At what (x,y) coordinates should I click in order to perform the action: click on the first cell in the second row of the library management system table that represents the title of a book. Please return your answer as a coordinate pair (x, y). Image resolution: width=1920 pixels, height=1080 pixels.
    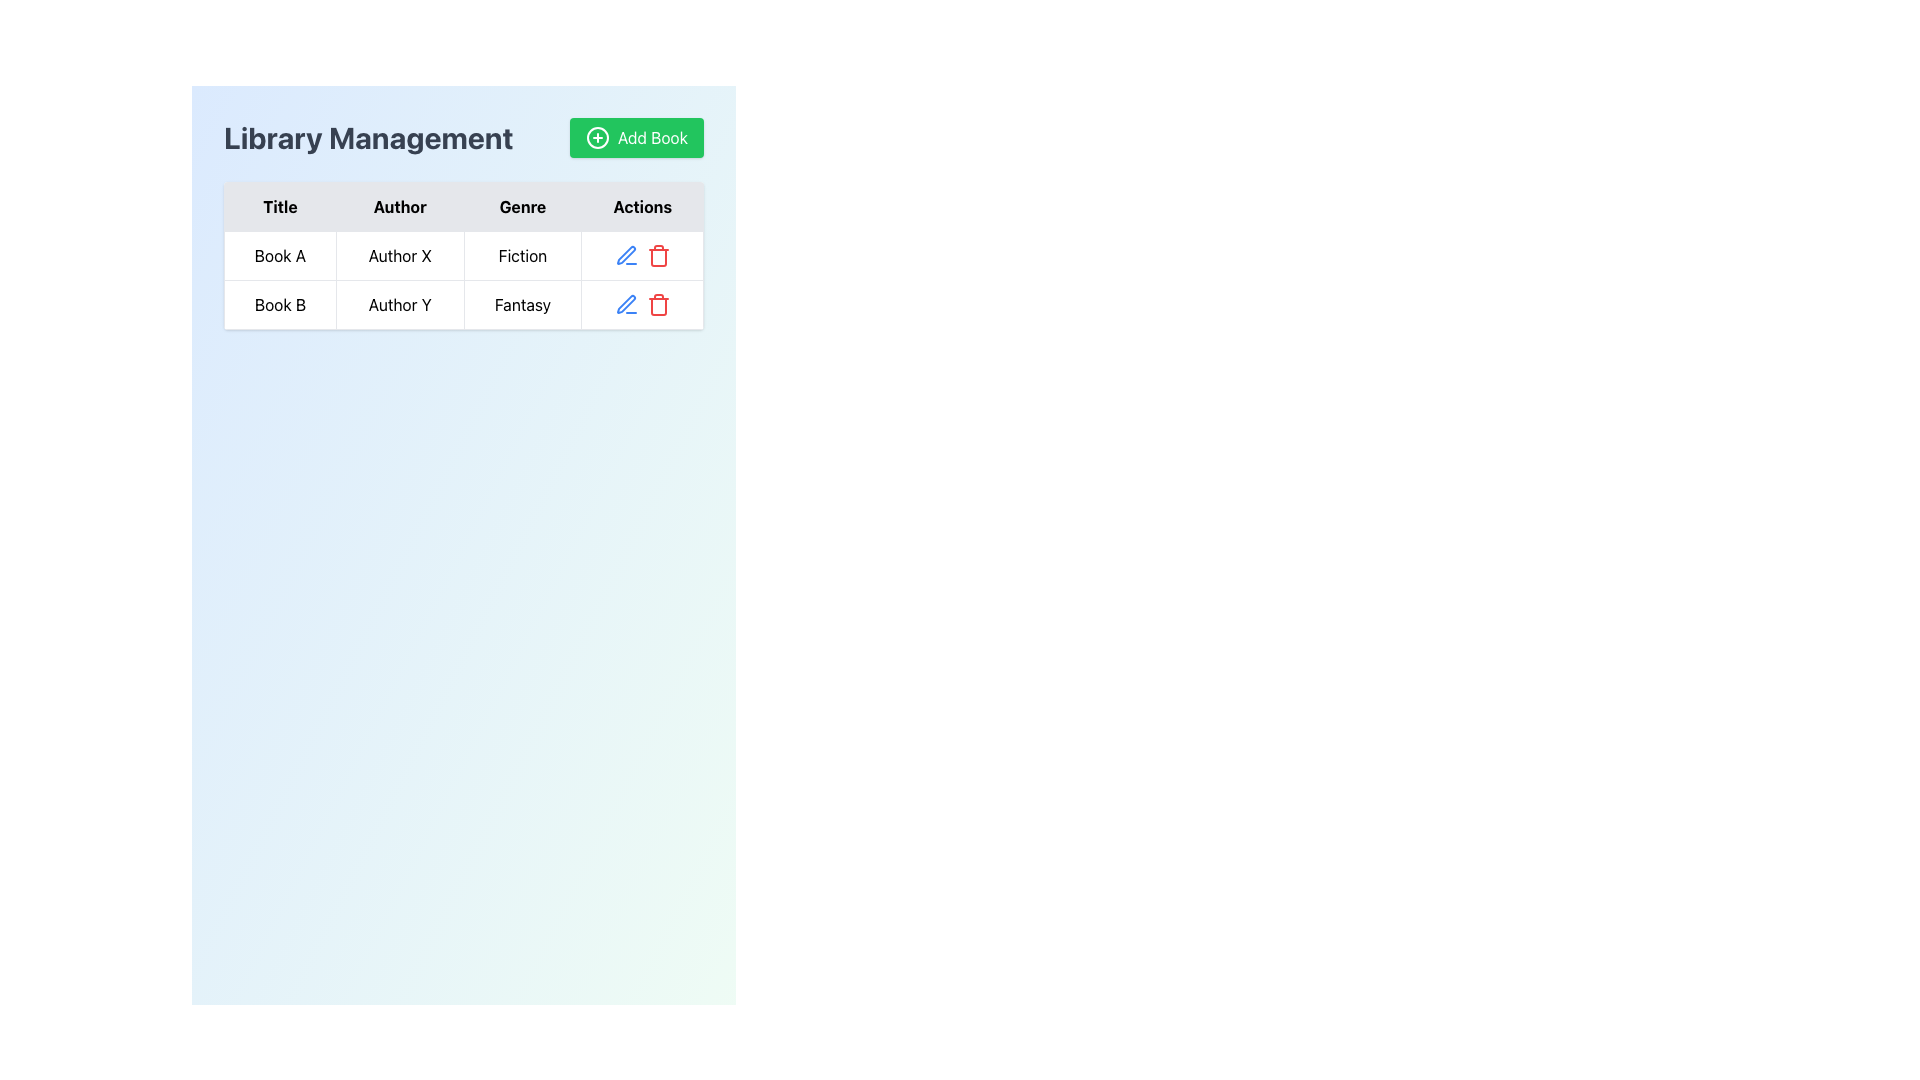
    Looking at the image, I should click on (279, 304).